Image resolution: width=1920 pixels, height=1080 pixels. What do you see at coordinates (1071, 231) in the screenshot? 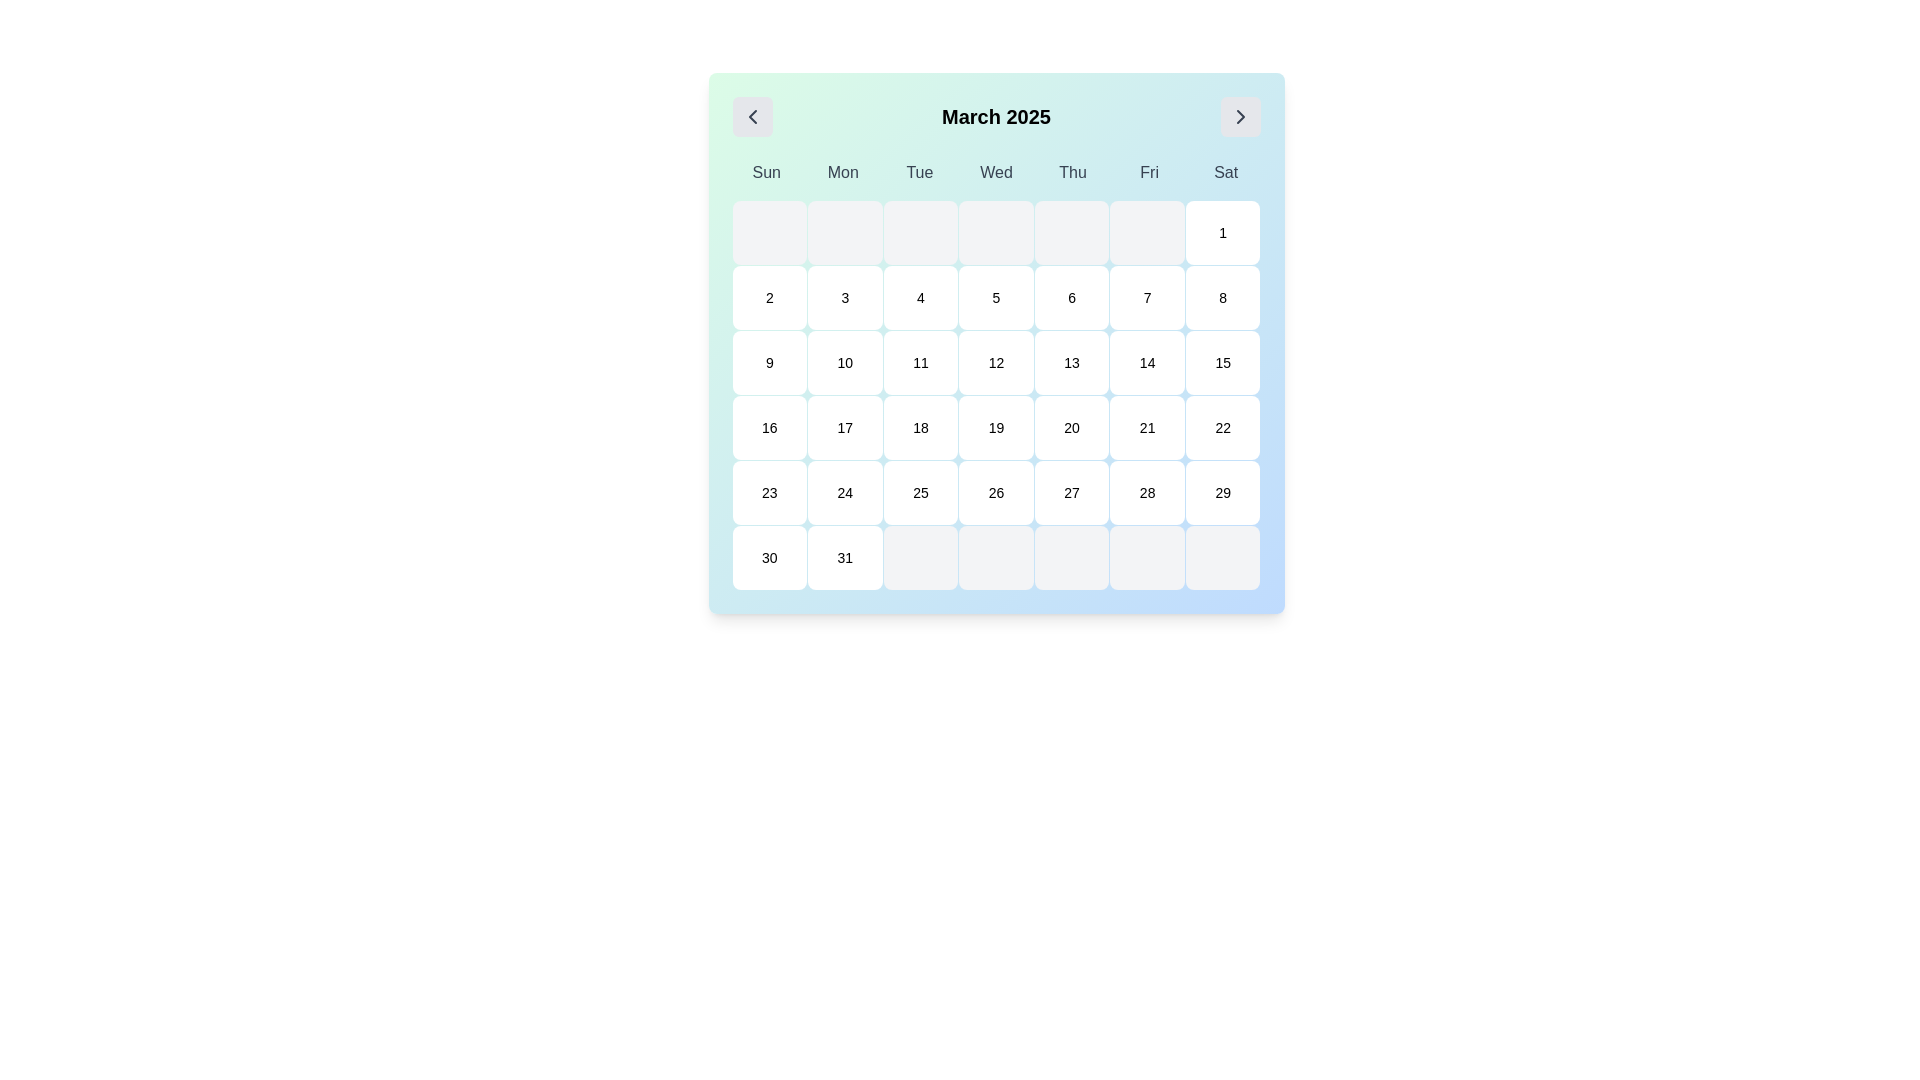
I see `the fifth cell in the topmost row of the calendar grid, which is aligned under the column labeled 'Thu'` at bounding box center [1071, 231].